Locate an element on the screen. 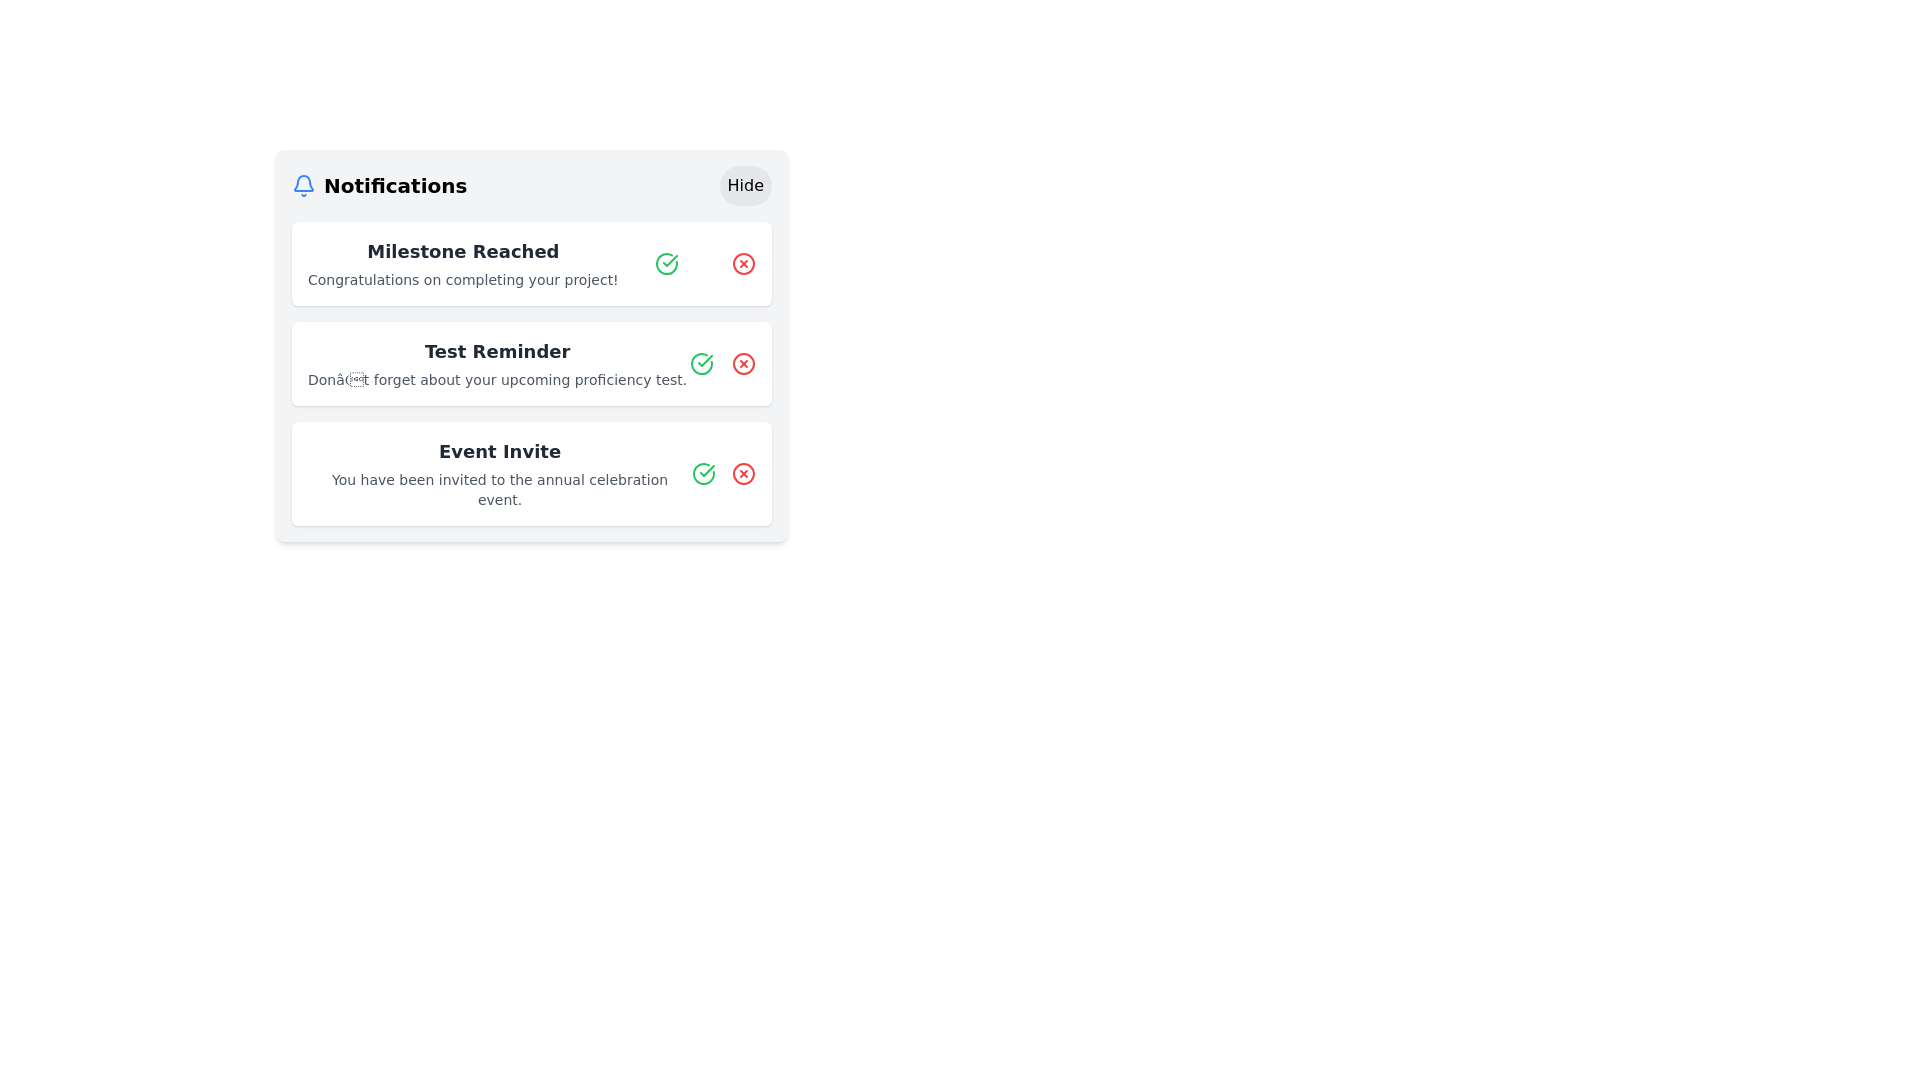 Image resolution: width=1920 pixels, height=1080 pixels. the confirmation button for the 'Event Invite' notification, which is located on the right side of the notification text area is located at coordinates (704, 474).